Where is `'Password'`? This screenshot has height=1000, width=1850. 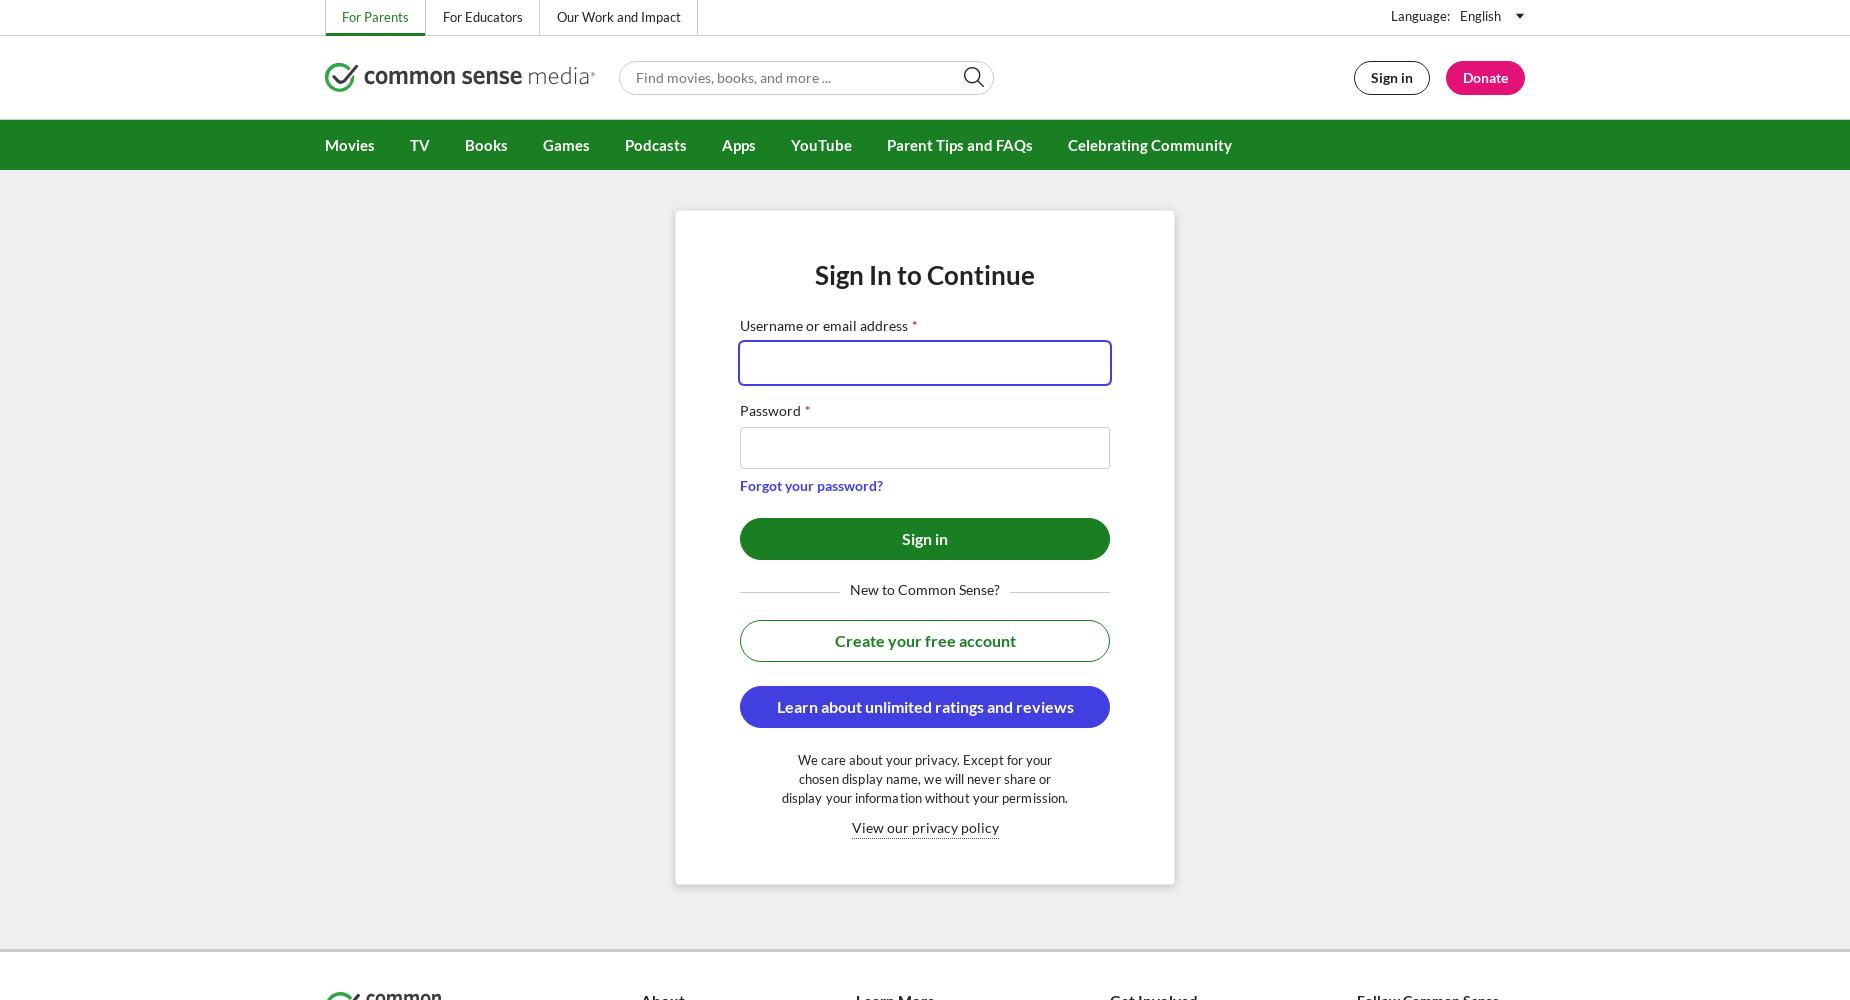
'Password' is located at coordinates (740, 410).